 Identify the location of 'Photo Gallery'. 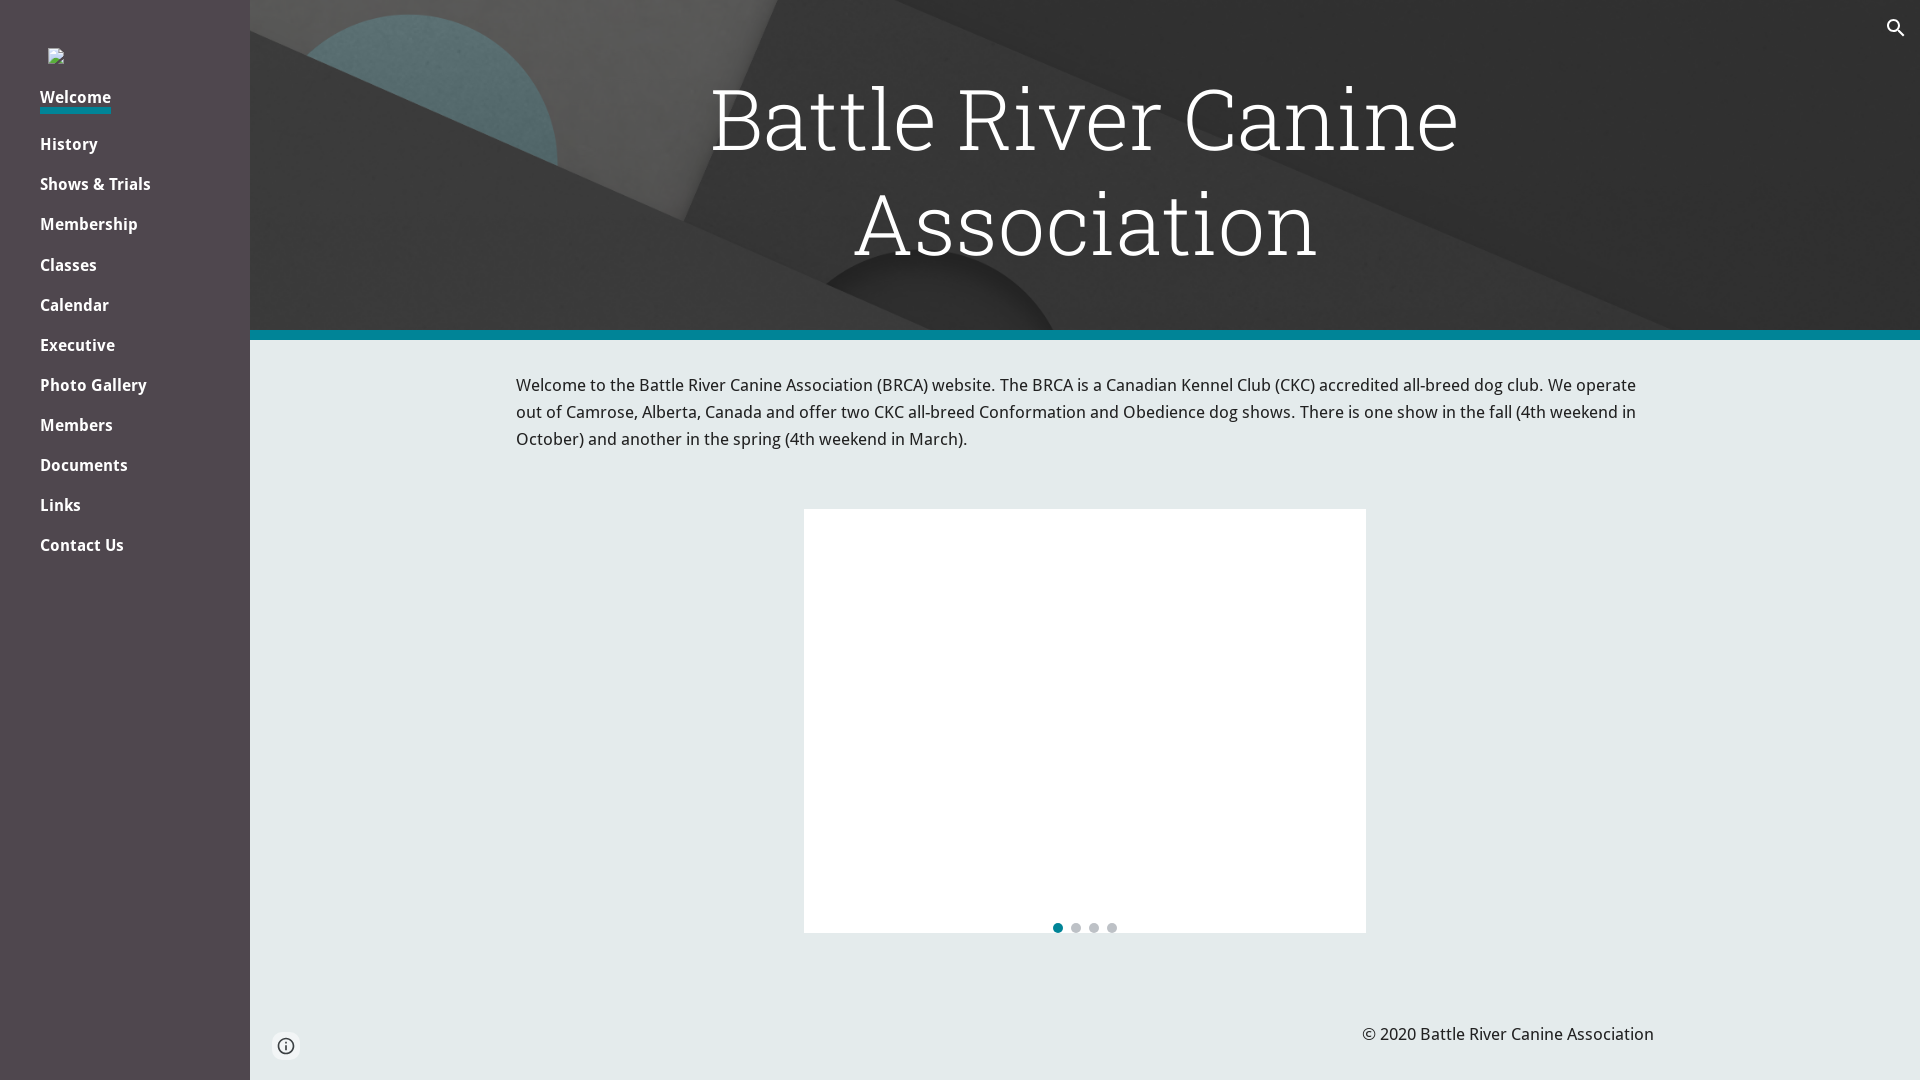
(92, 385).